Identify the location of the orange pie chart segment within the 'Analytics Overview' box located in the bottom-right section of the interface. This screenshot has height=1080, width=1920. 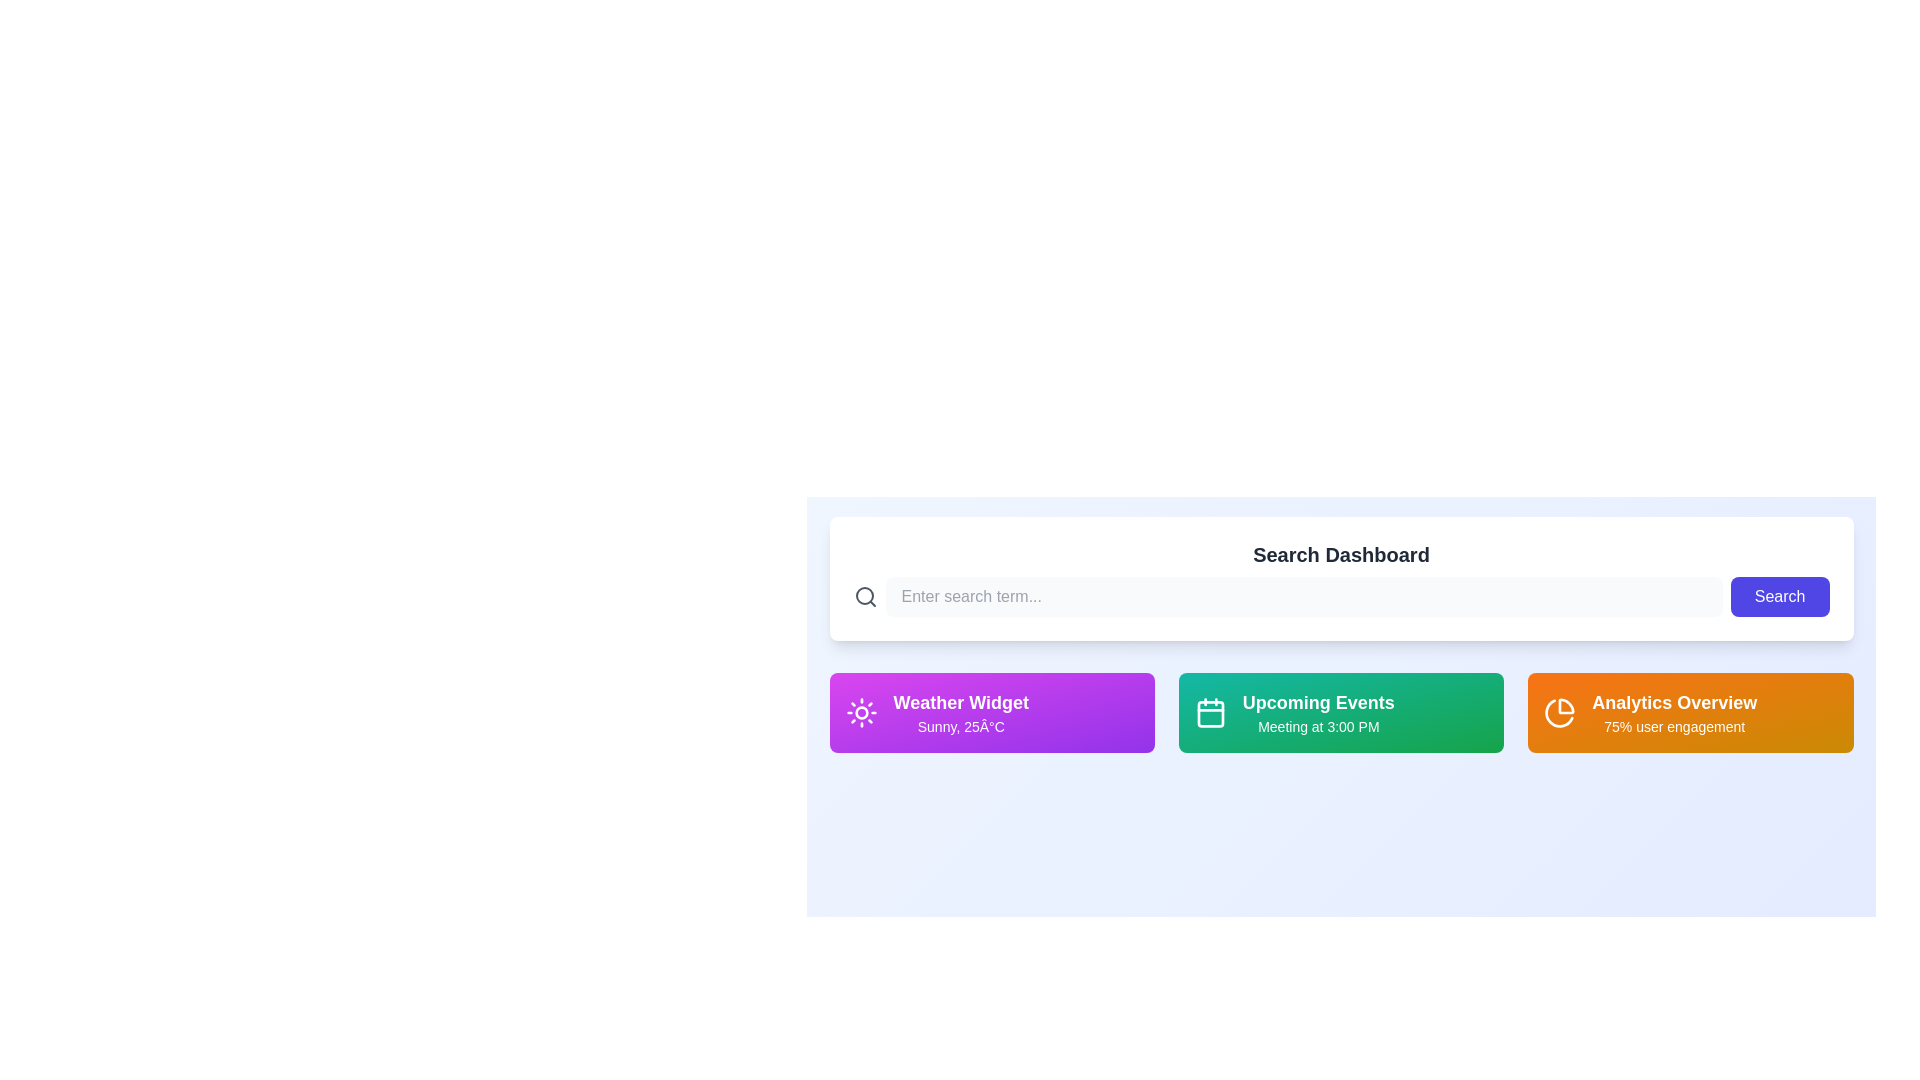
(1558, 712).